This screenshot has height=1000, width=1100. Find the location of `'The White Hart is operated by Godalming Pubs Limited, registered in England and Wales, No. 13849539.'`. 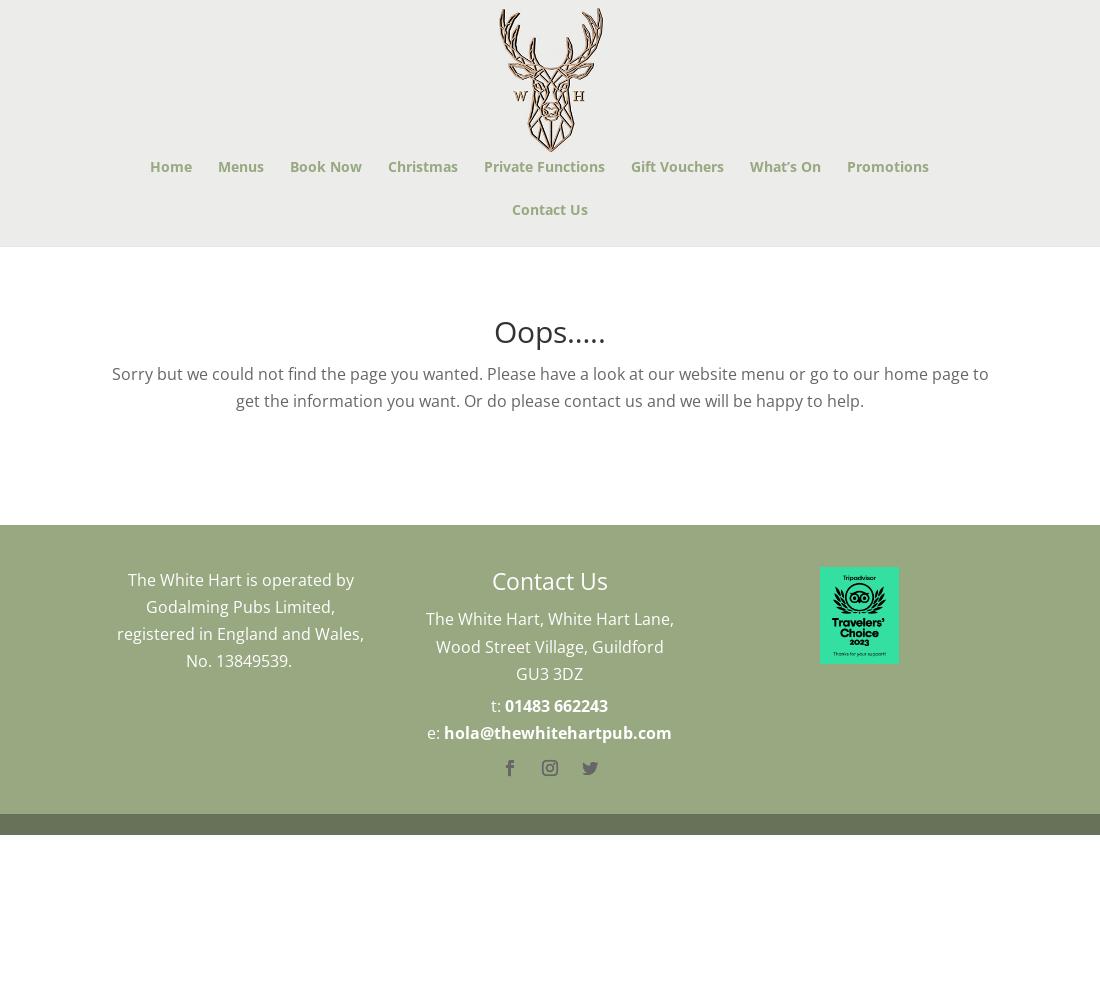

'The White Hart is operated by Godalming Pubs Limited, registered in England and Wales, No. 13849539.' is located at coordinates (240, 619).